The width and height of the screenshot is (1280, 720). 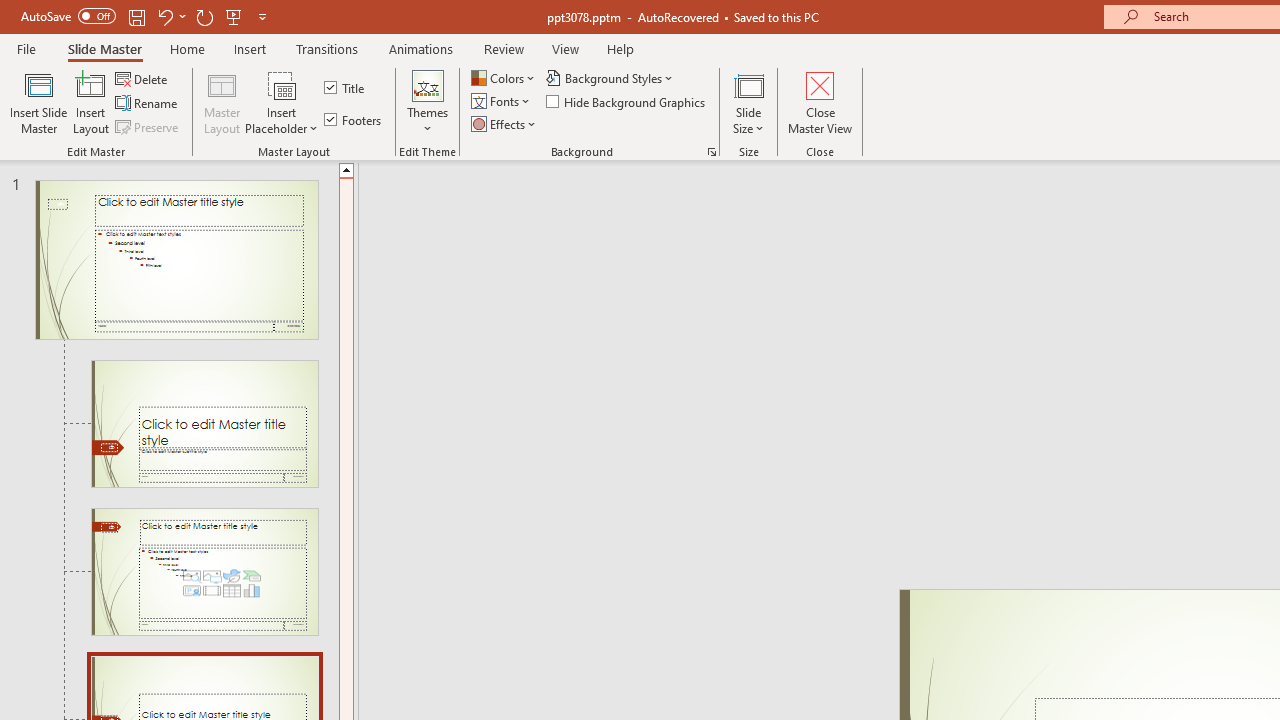 I want to click on 'Preserve', so click(x=148, y=127).